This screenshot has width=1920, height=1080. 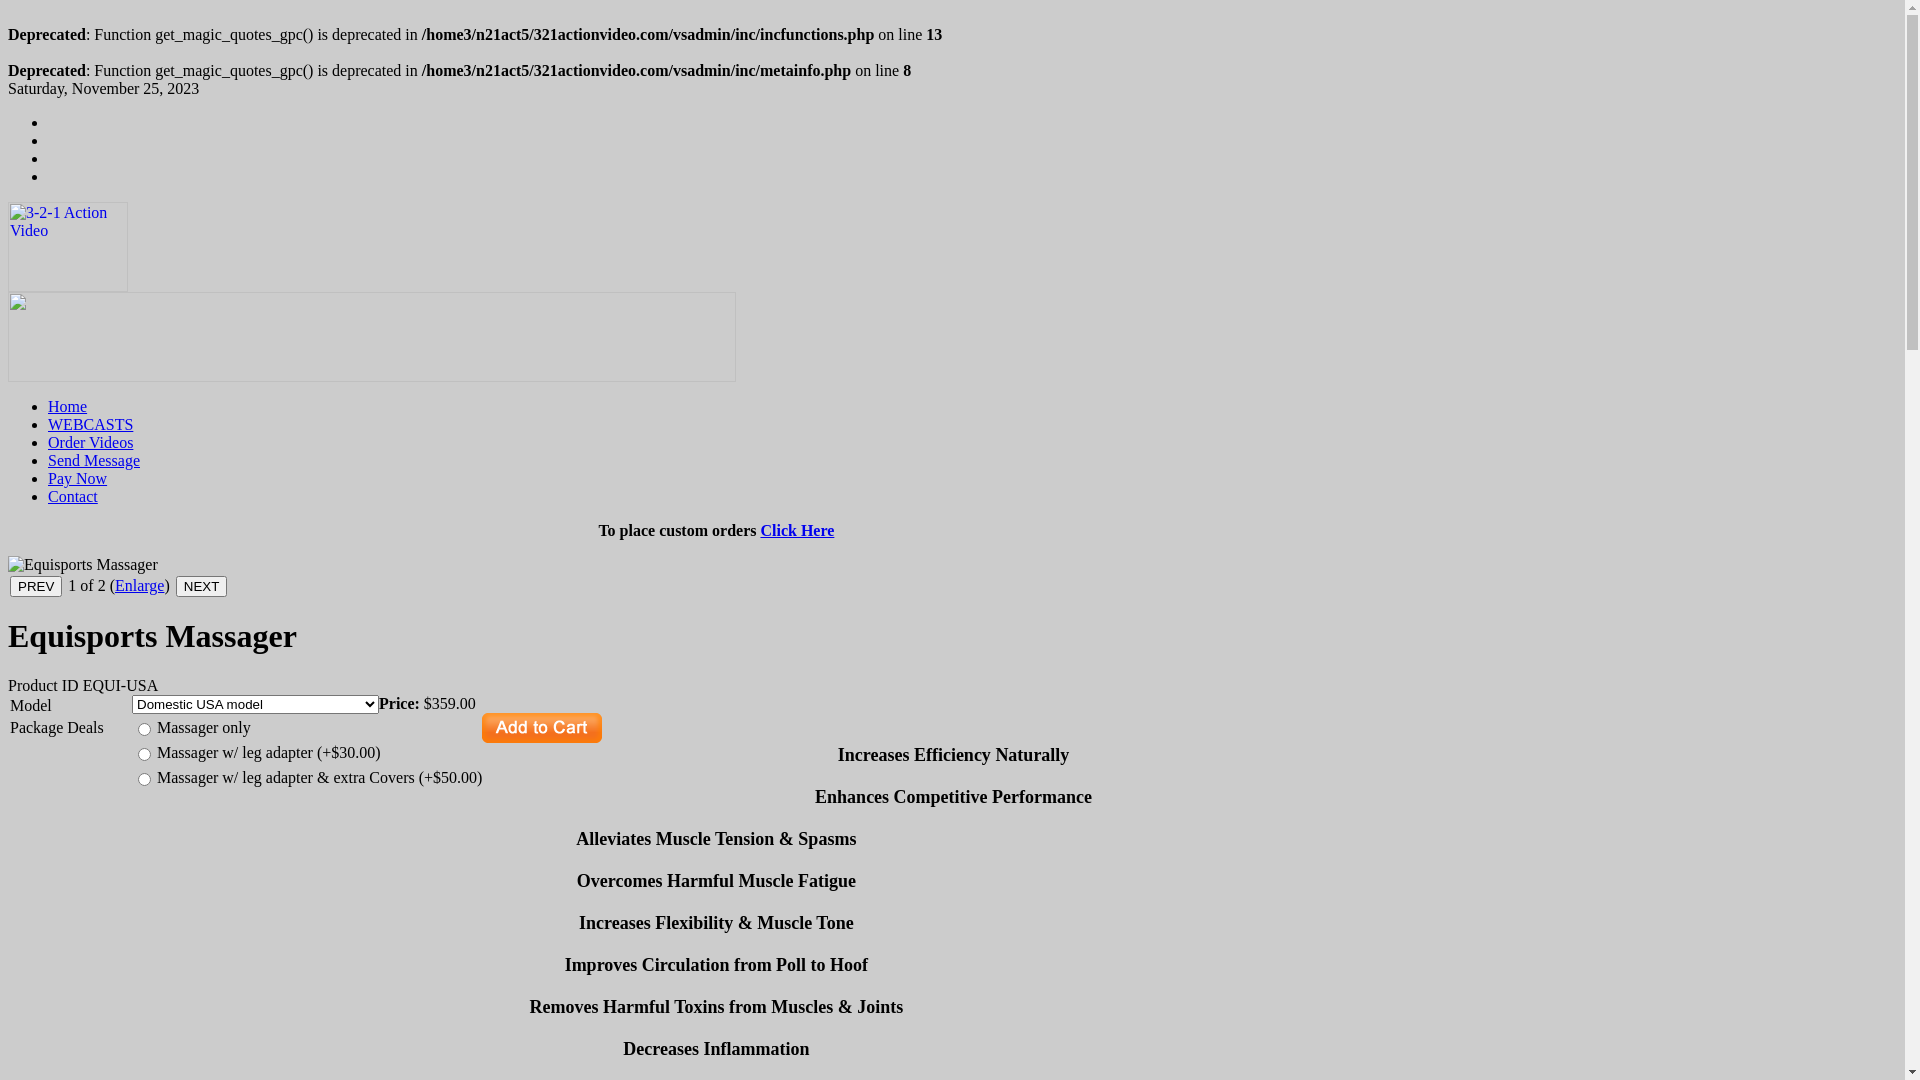 I want to click on 'Enlarge', so click(x=114, y=585).